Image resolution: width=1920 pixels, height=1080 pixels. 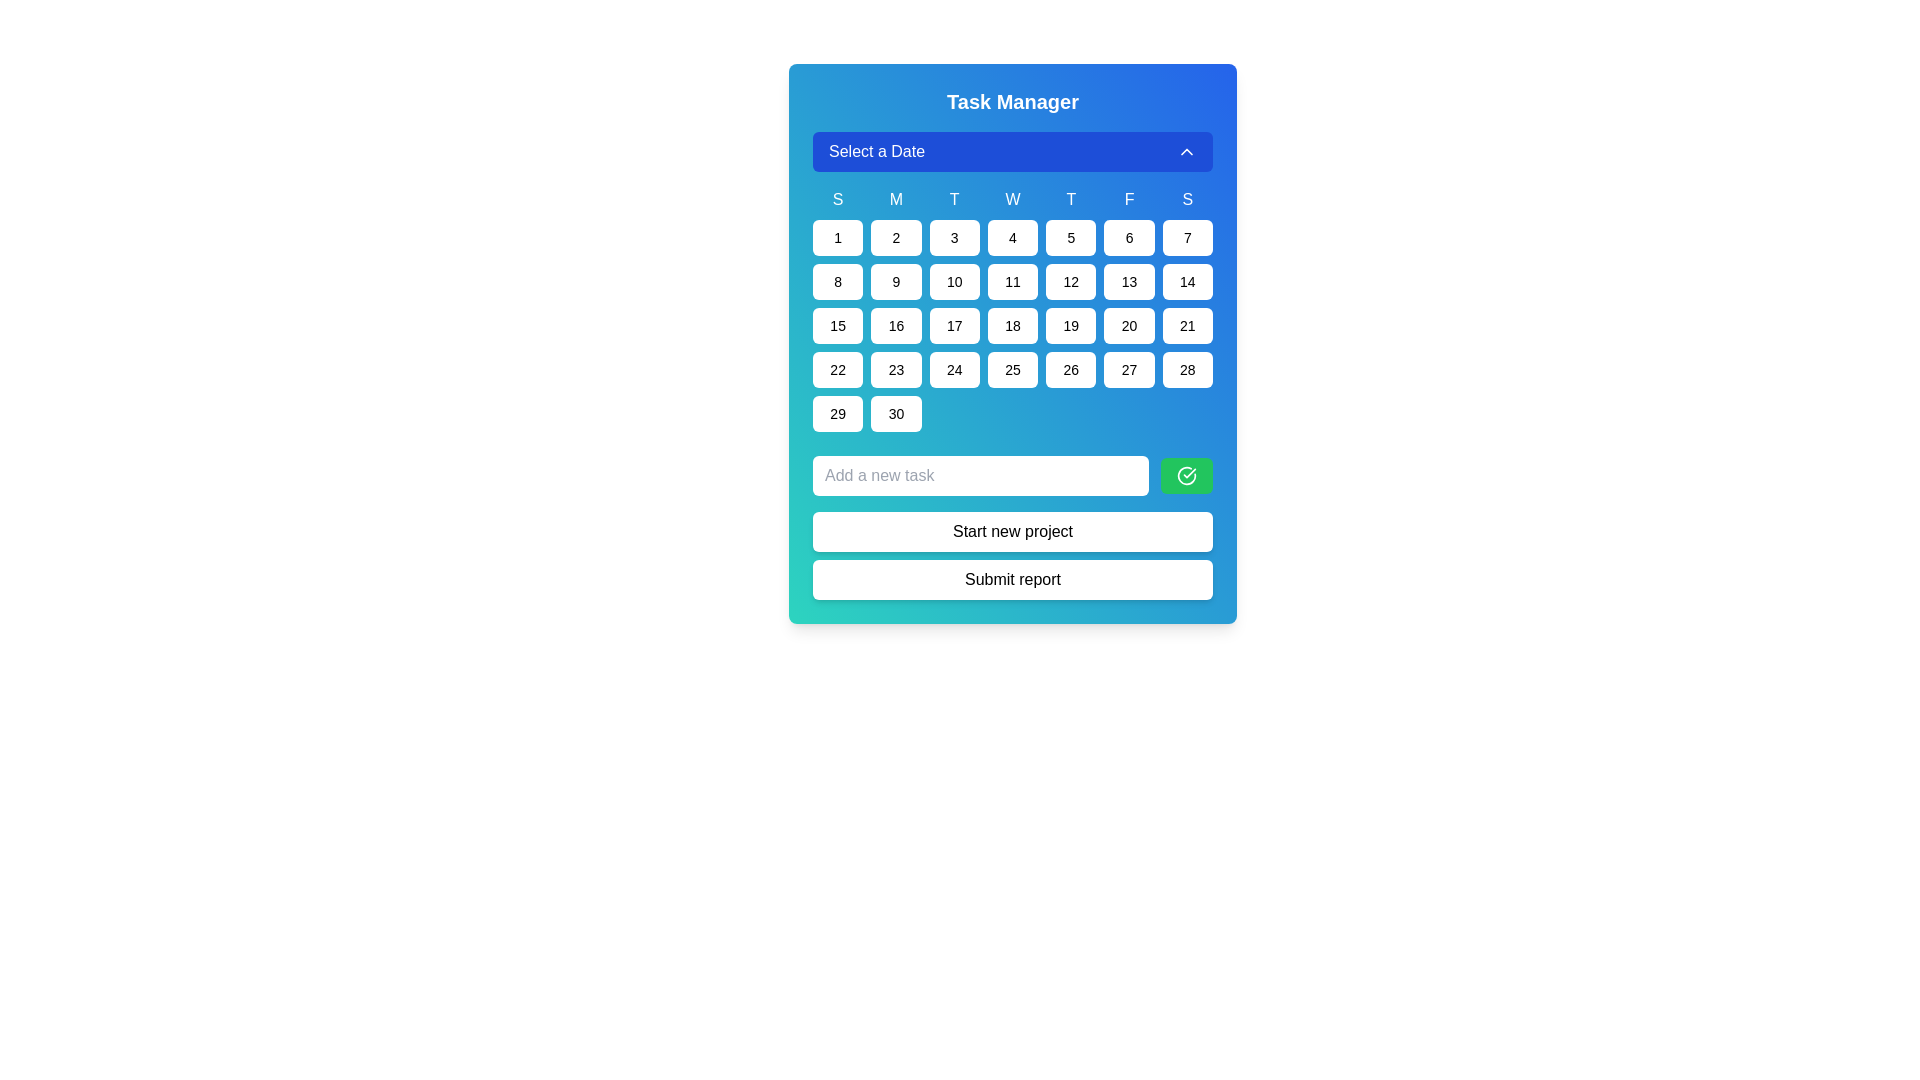 I want to click on the selectable day button representing the date '6' in the calendar interface, located in the second row, sixth column beneath the 'F' header, so click(x=1129, y=237).